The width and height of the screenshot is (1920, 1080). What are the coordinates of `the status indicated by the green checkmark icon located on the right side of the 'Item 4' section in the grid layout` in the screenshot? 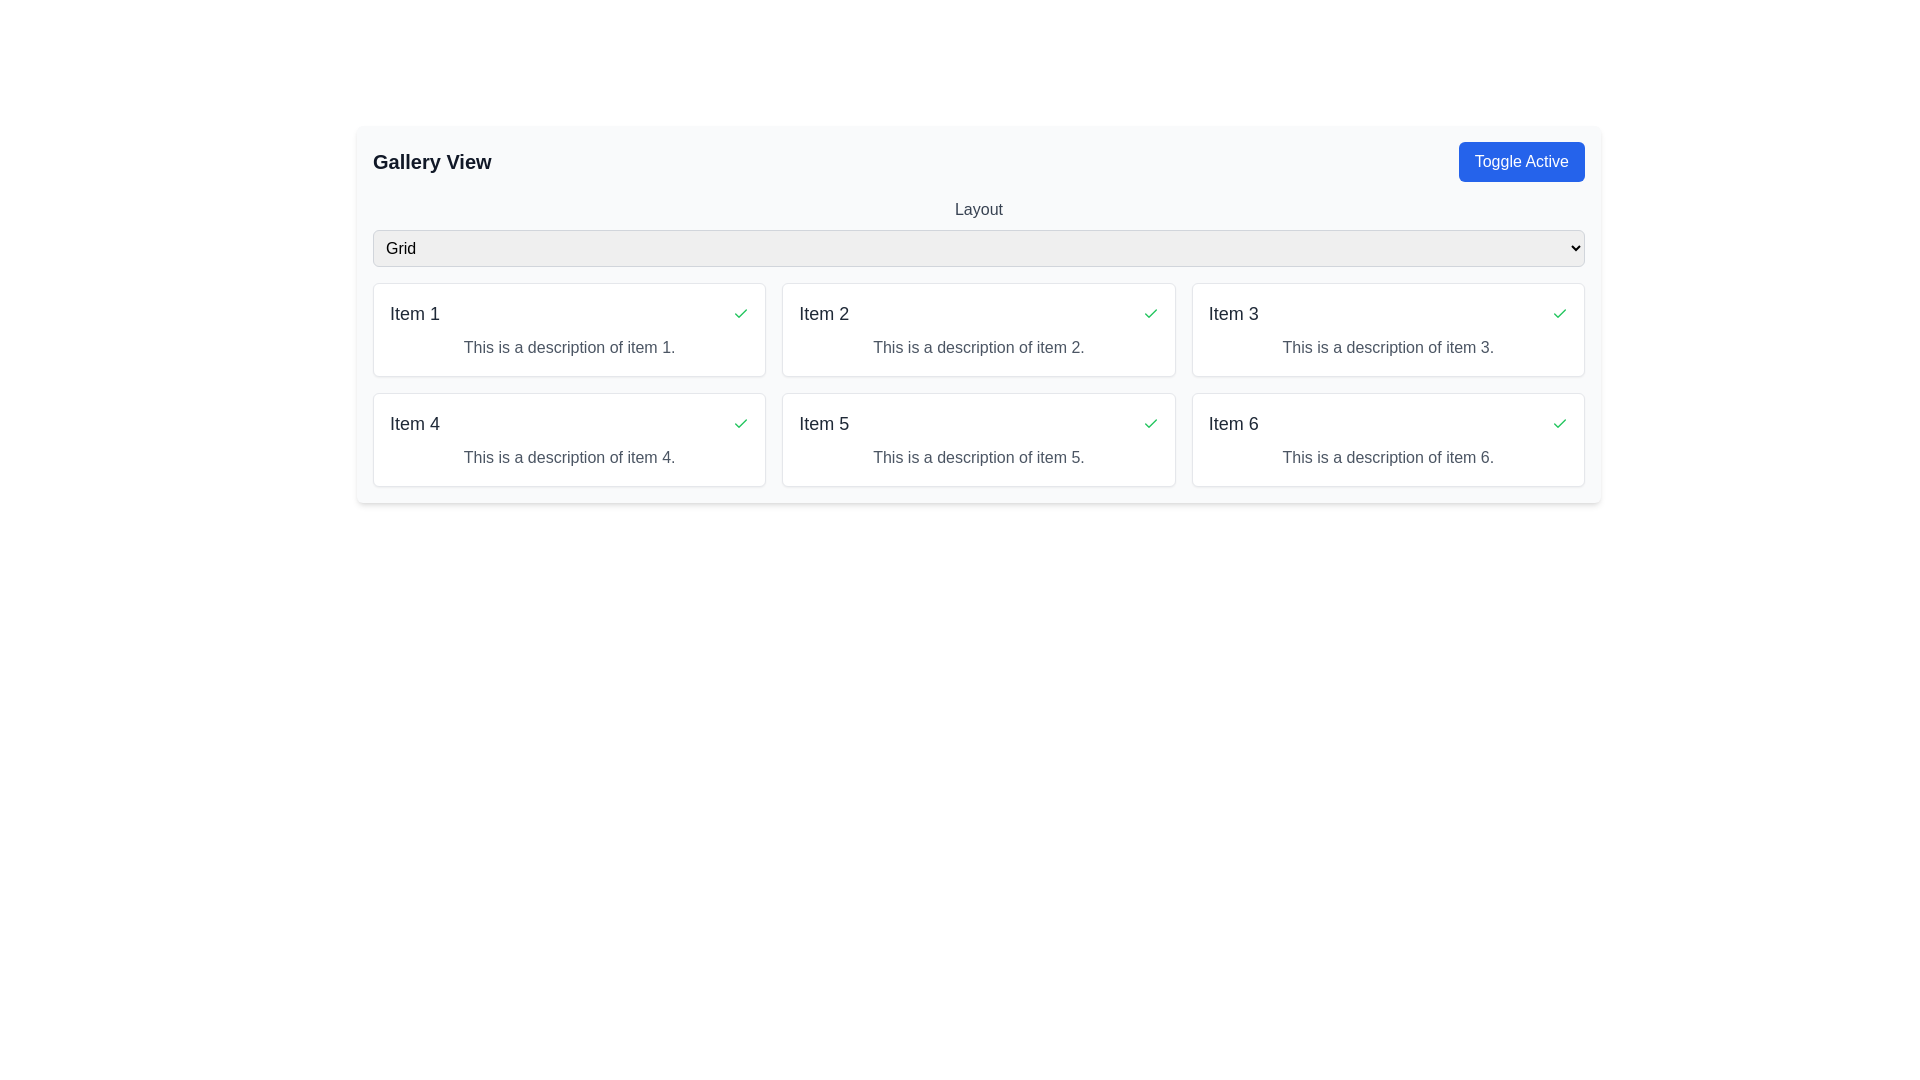 It's located at (740, 423).